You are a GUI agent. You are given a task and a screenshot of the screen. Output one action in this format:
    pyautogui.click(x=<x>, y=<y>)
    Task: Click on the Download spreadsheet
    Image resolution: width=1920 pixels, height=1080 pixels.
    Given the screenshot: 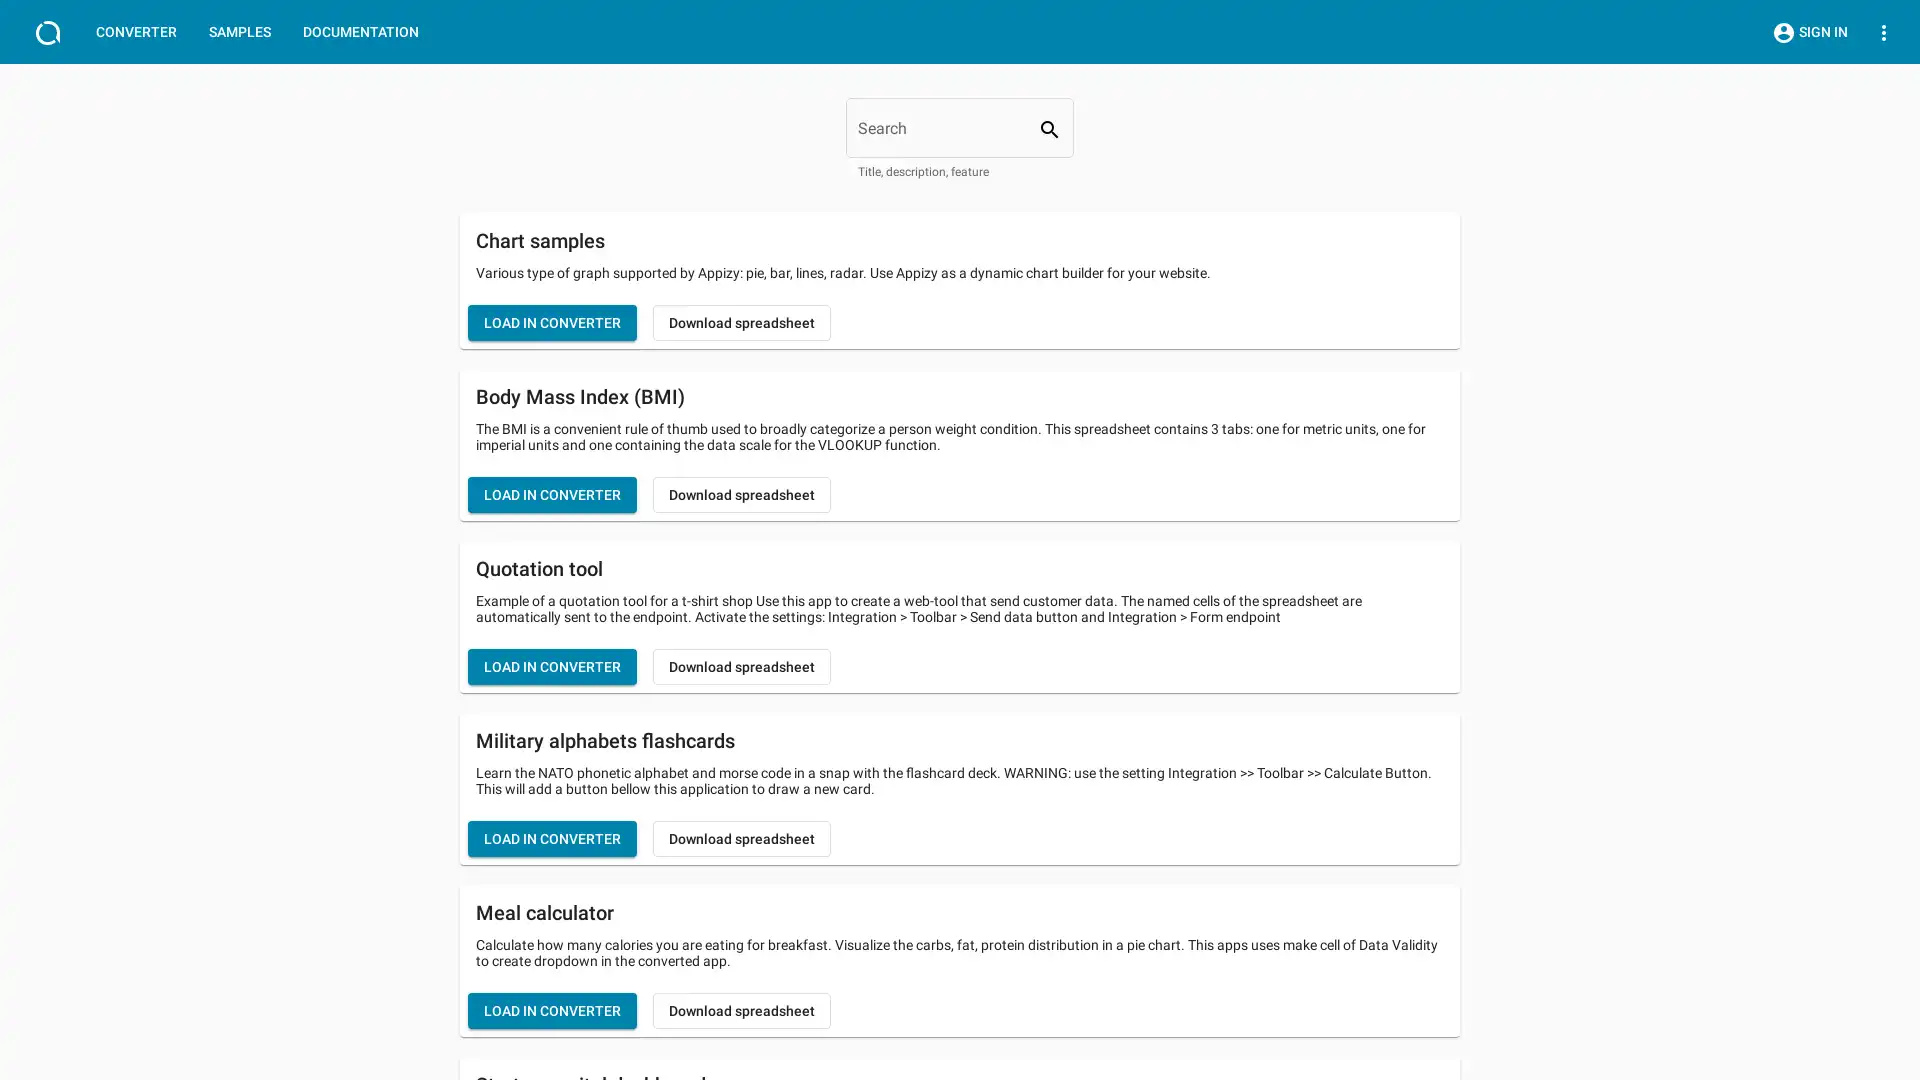 What is the action you would take?
    pyautogui.click(x=741, y=1010)
    